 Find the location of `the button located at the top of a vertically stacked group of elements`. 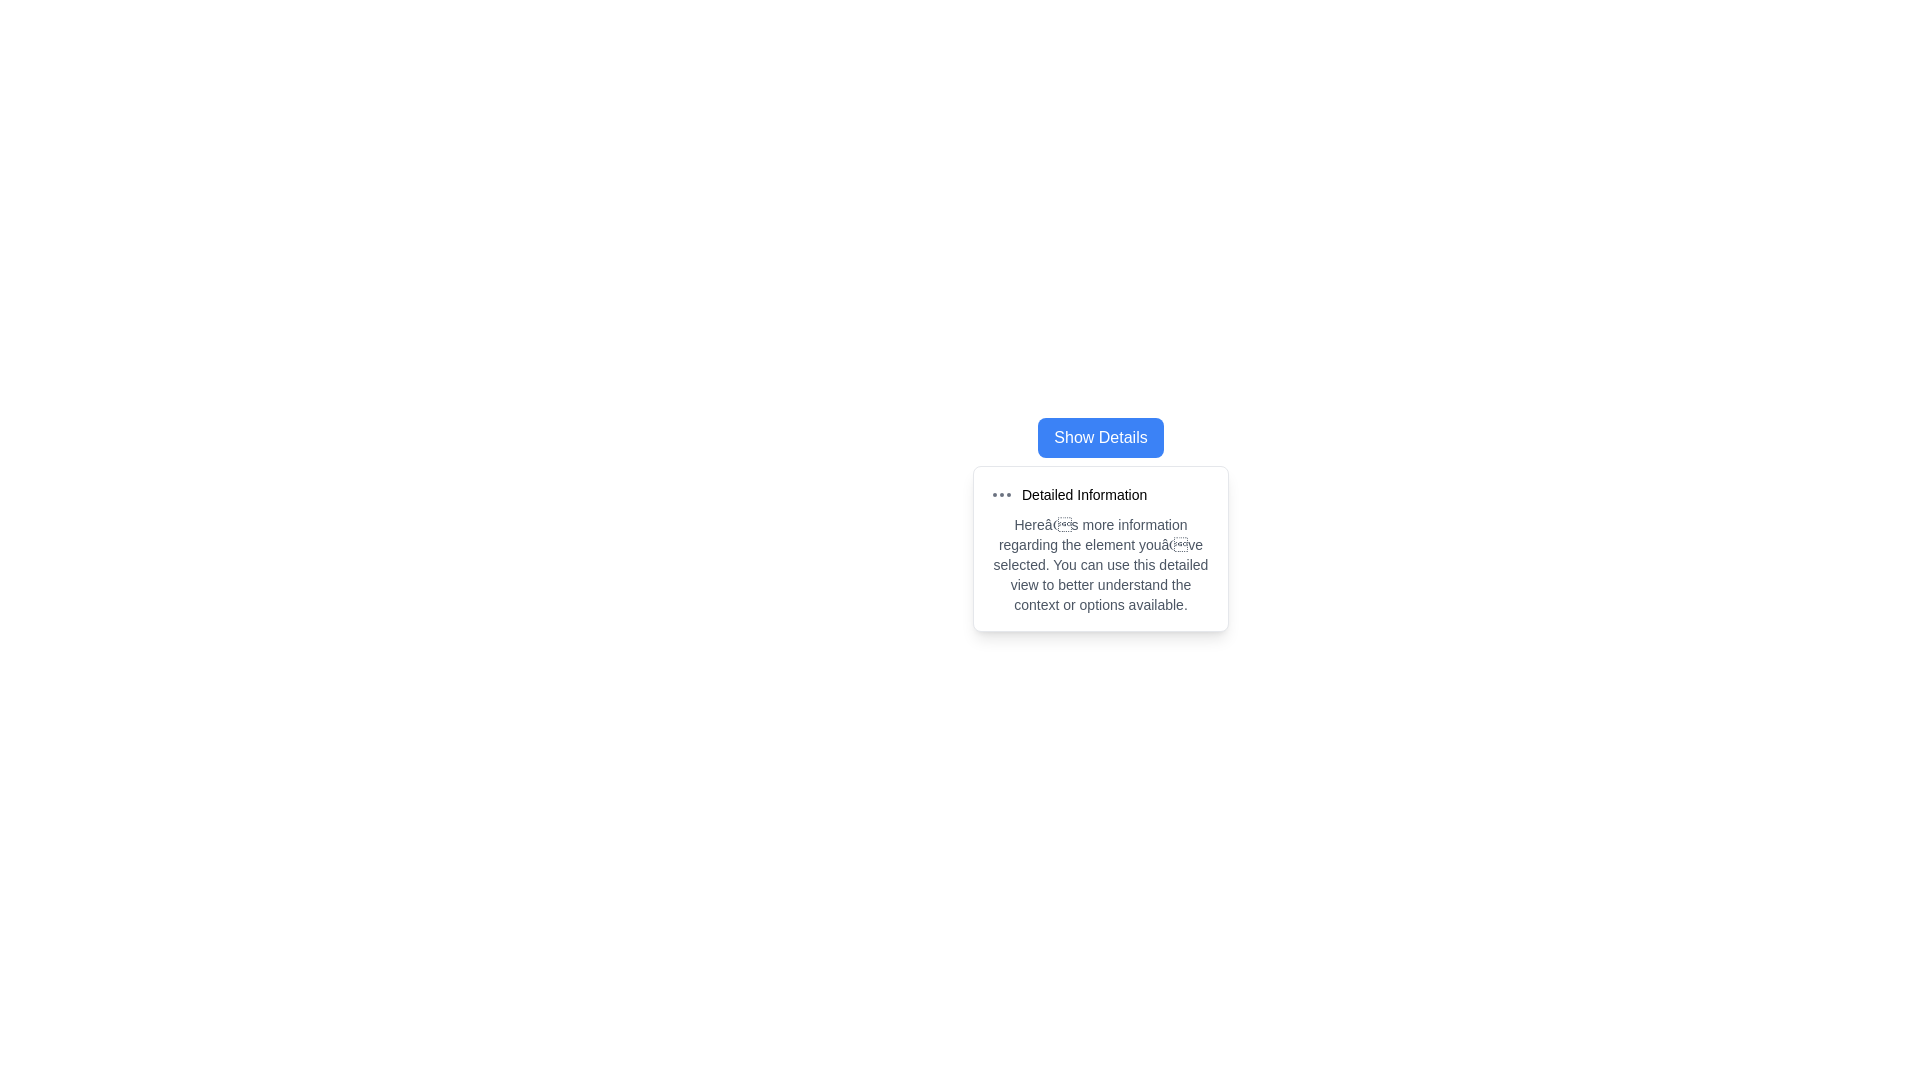

the button located at the top of a vertically stacked group of elements is located at coordinates (1099, 437).